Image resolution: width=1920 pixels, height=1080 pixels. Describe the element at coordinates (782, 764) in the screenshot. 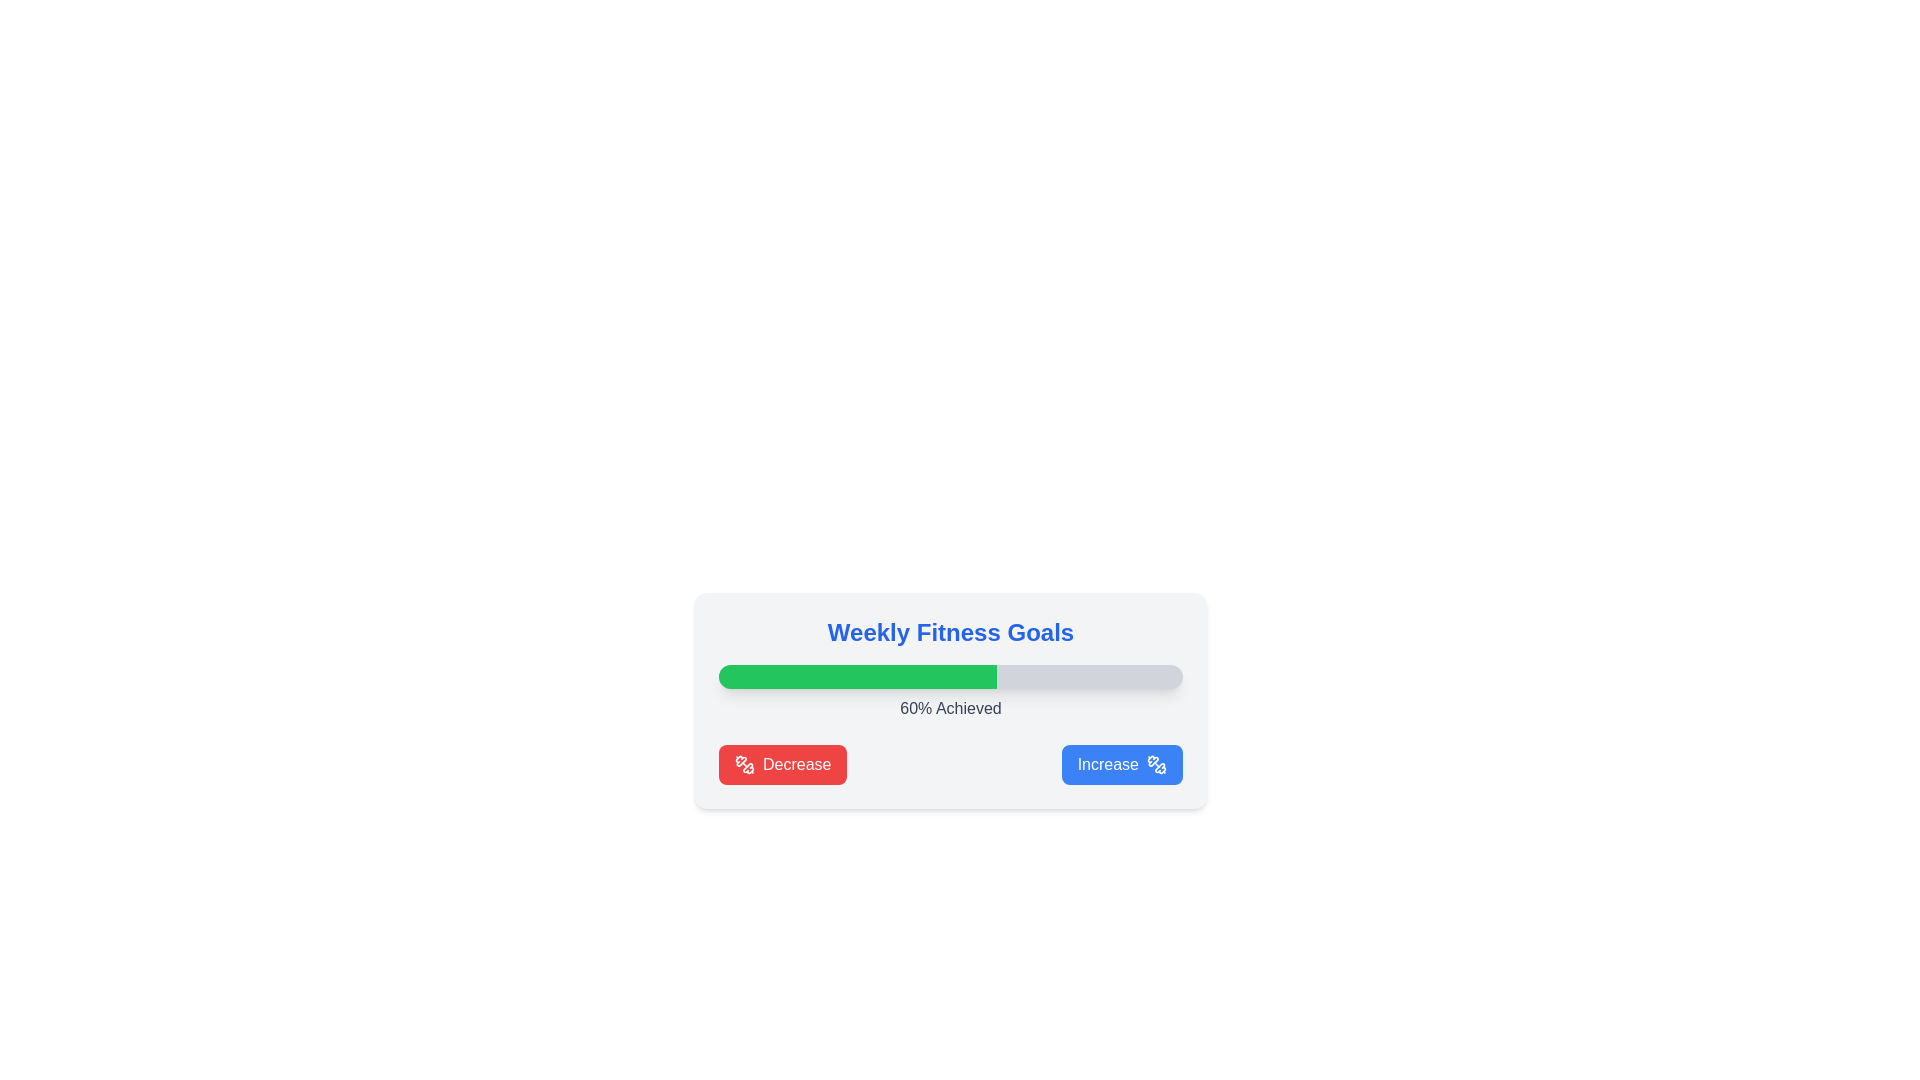

I see `the leftmost button with a red background and white text reading 'Decrease'` at that location.